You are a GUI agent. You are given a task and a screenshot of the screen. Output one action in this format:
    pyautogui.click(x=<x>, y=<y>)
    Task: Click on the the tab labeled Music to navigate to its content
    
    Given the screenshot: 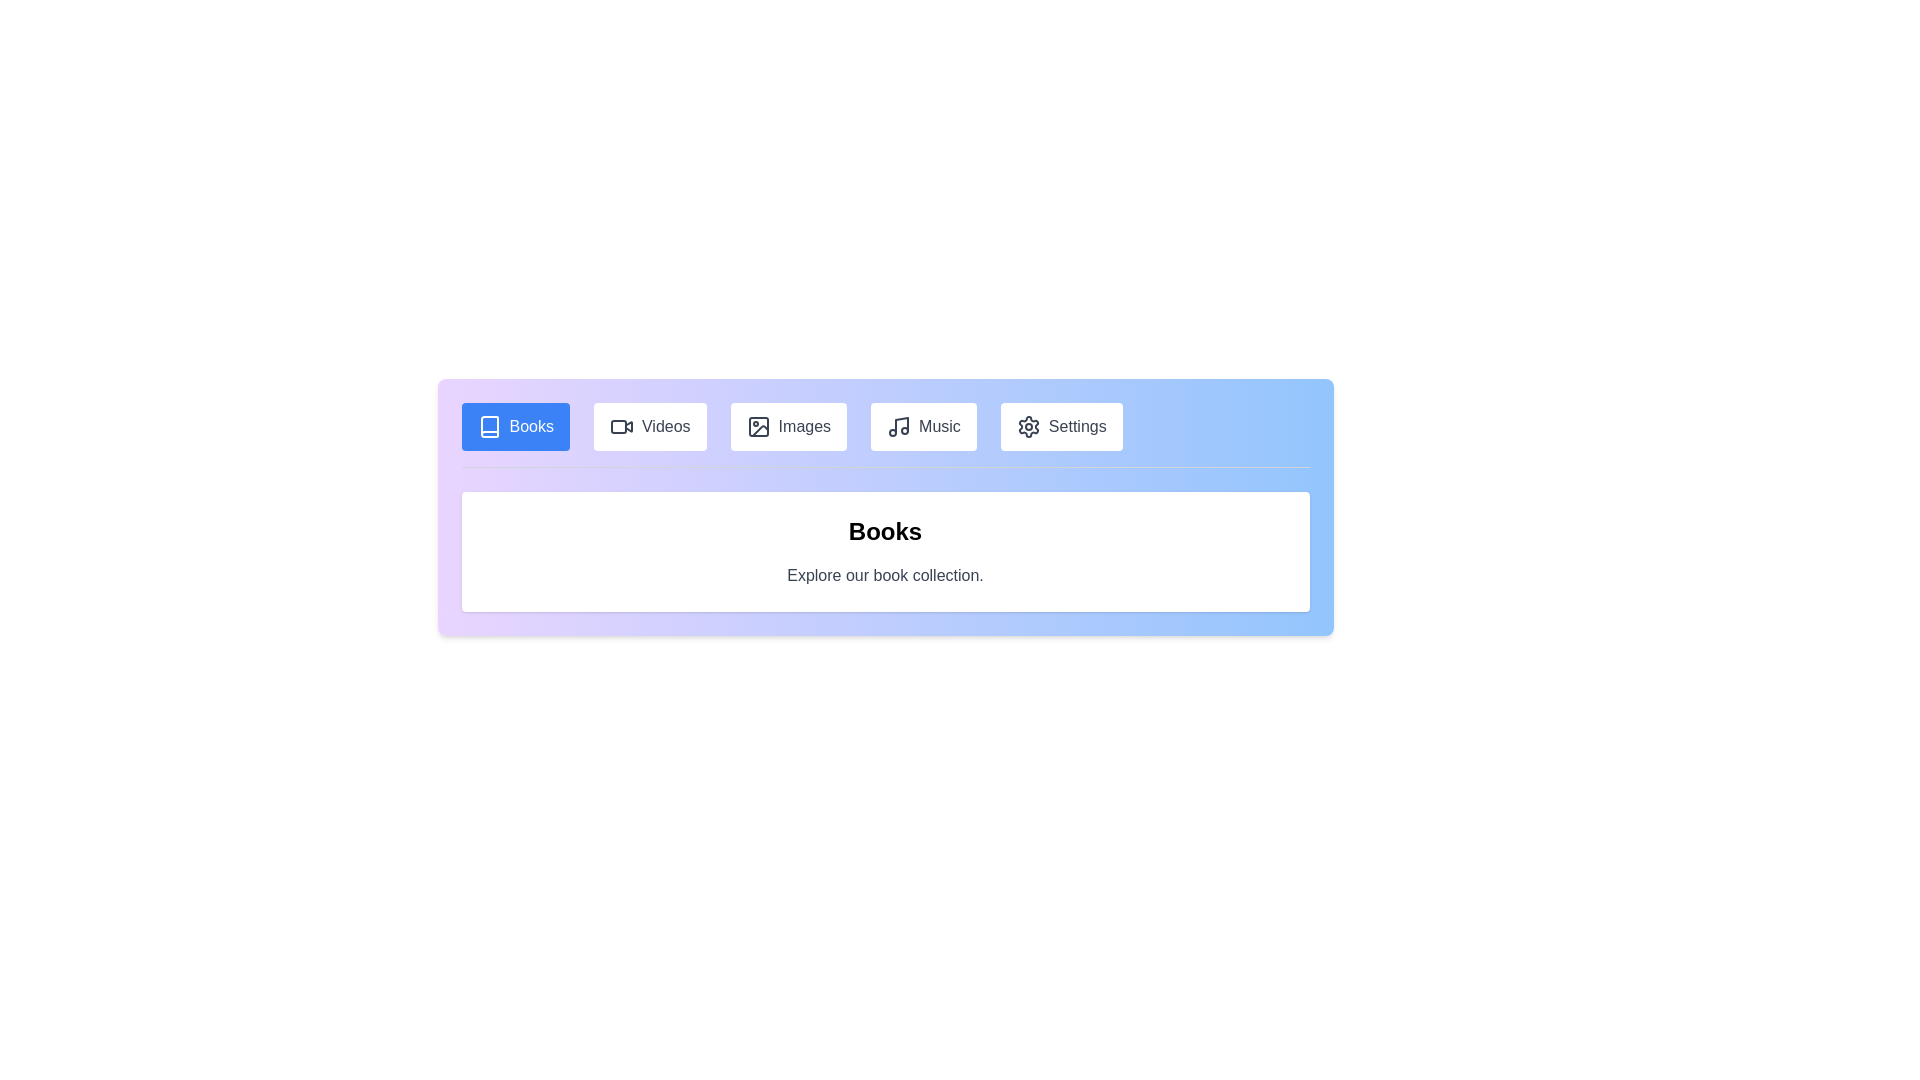 What is the action you would take?
    pyautogui.click(x=922, y=426)
    